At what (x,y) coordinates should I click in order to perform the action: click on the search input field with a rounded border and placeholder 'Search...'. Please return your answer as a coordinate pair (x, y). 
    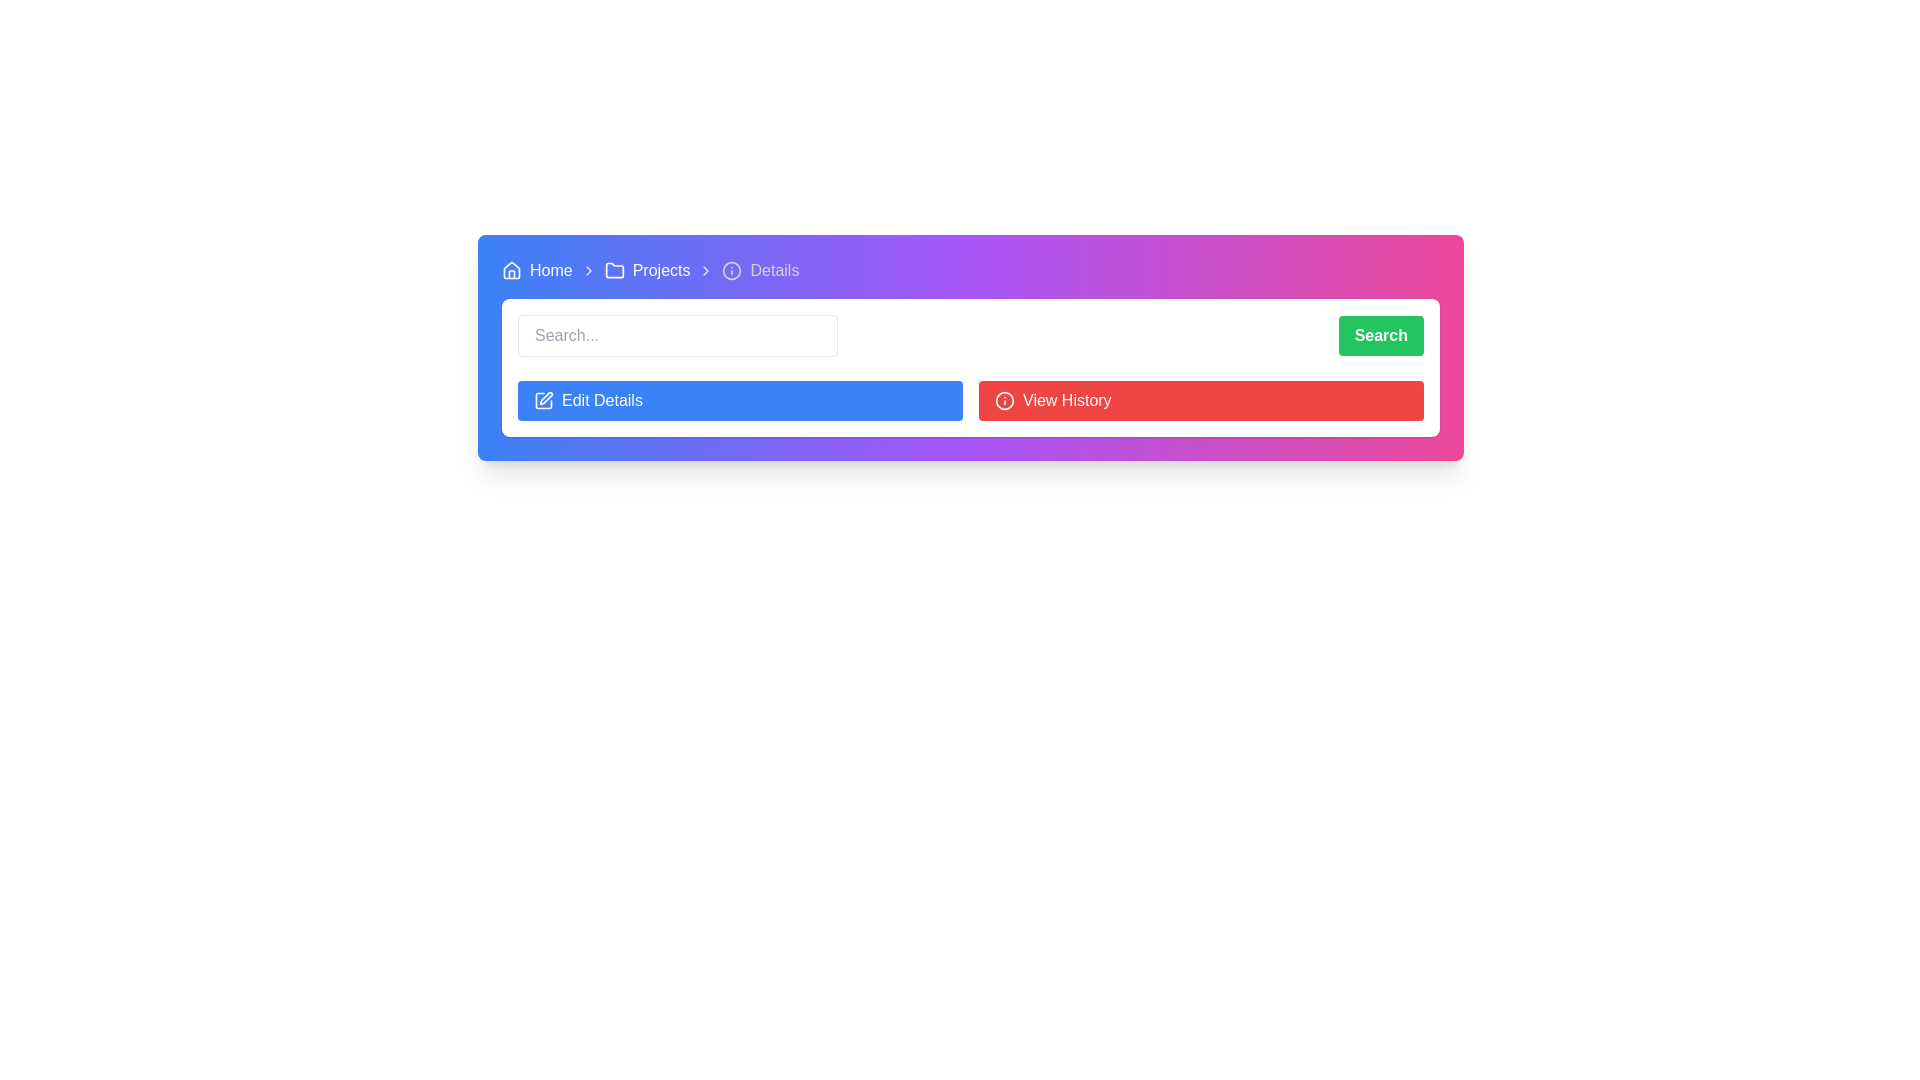
    Looking at the image, I should click on (677, 334).